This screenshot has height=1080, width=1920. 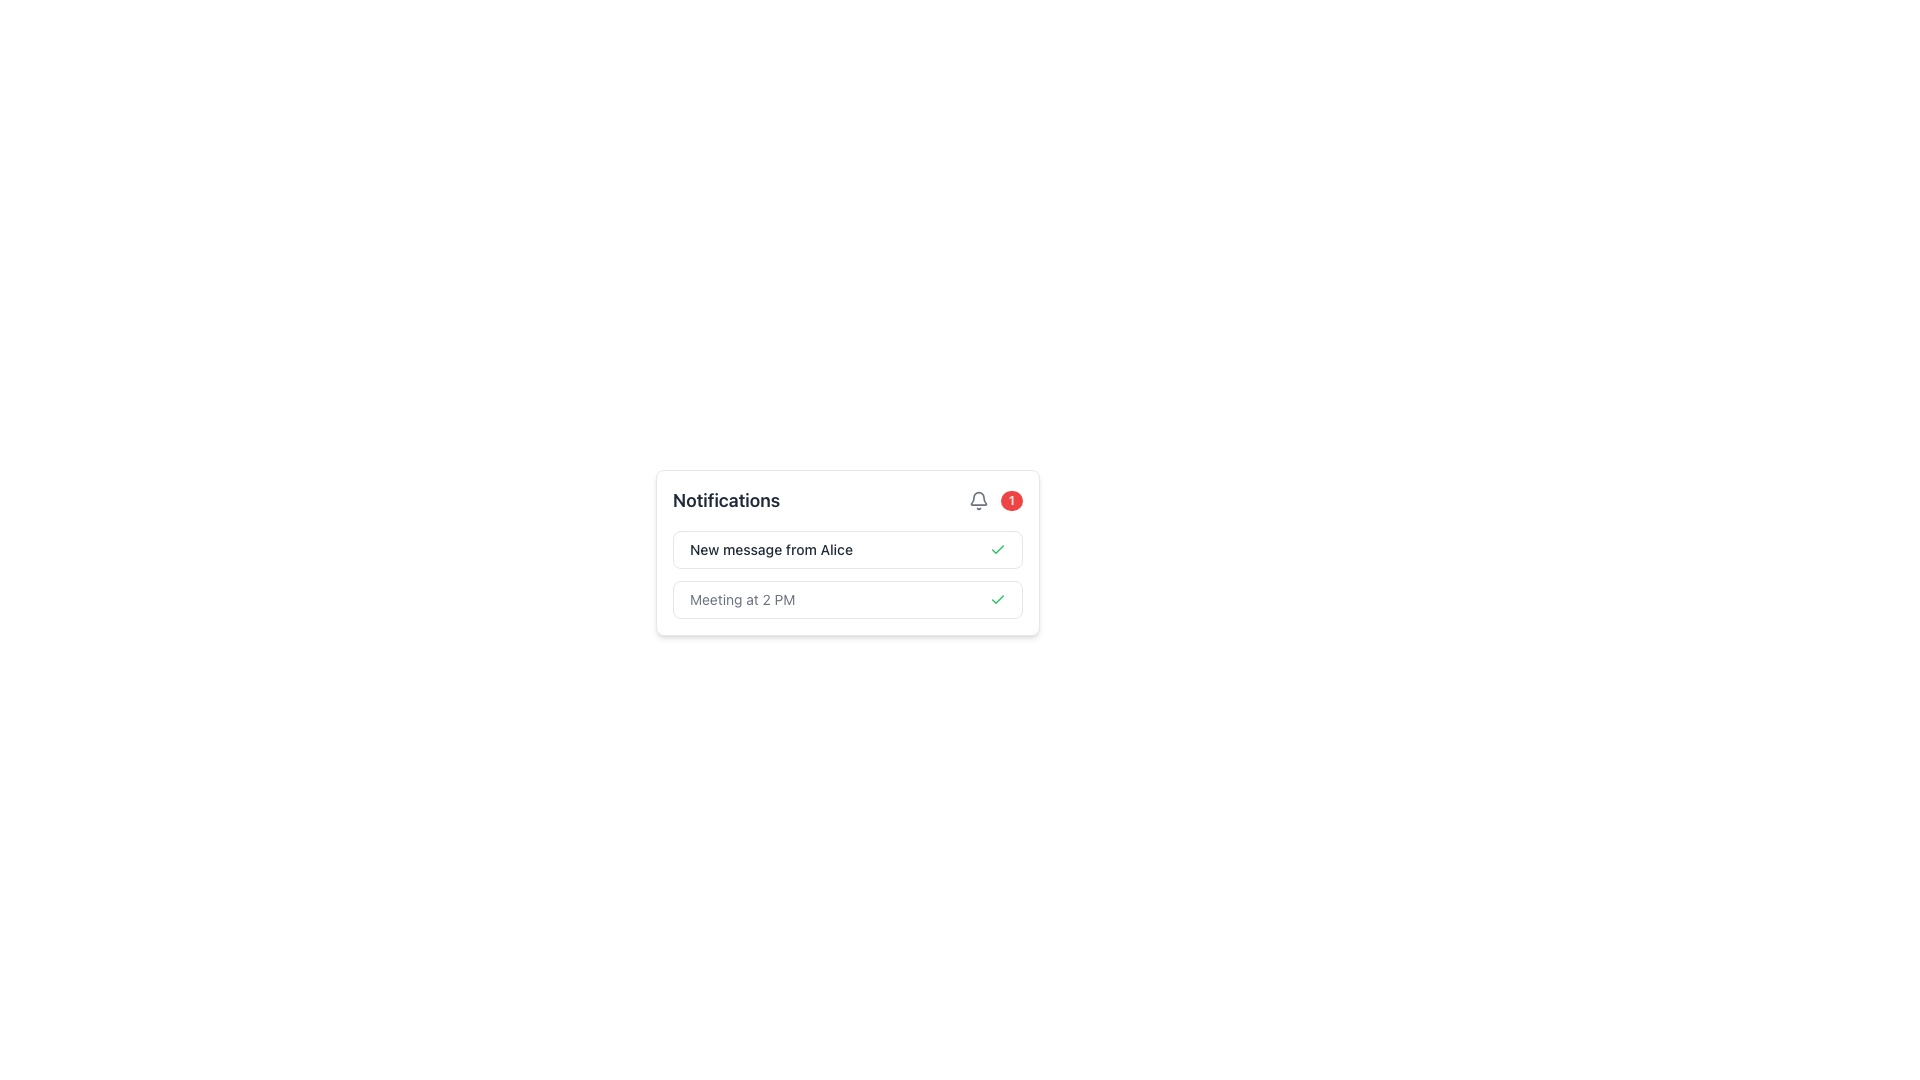 What do you see at coordinates (995, 500) in the screenshot?
I see `the unread notifications badge located to the right of the bell icon in the top-right area of the notification card` at bounding box center [995, 500].